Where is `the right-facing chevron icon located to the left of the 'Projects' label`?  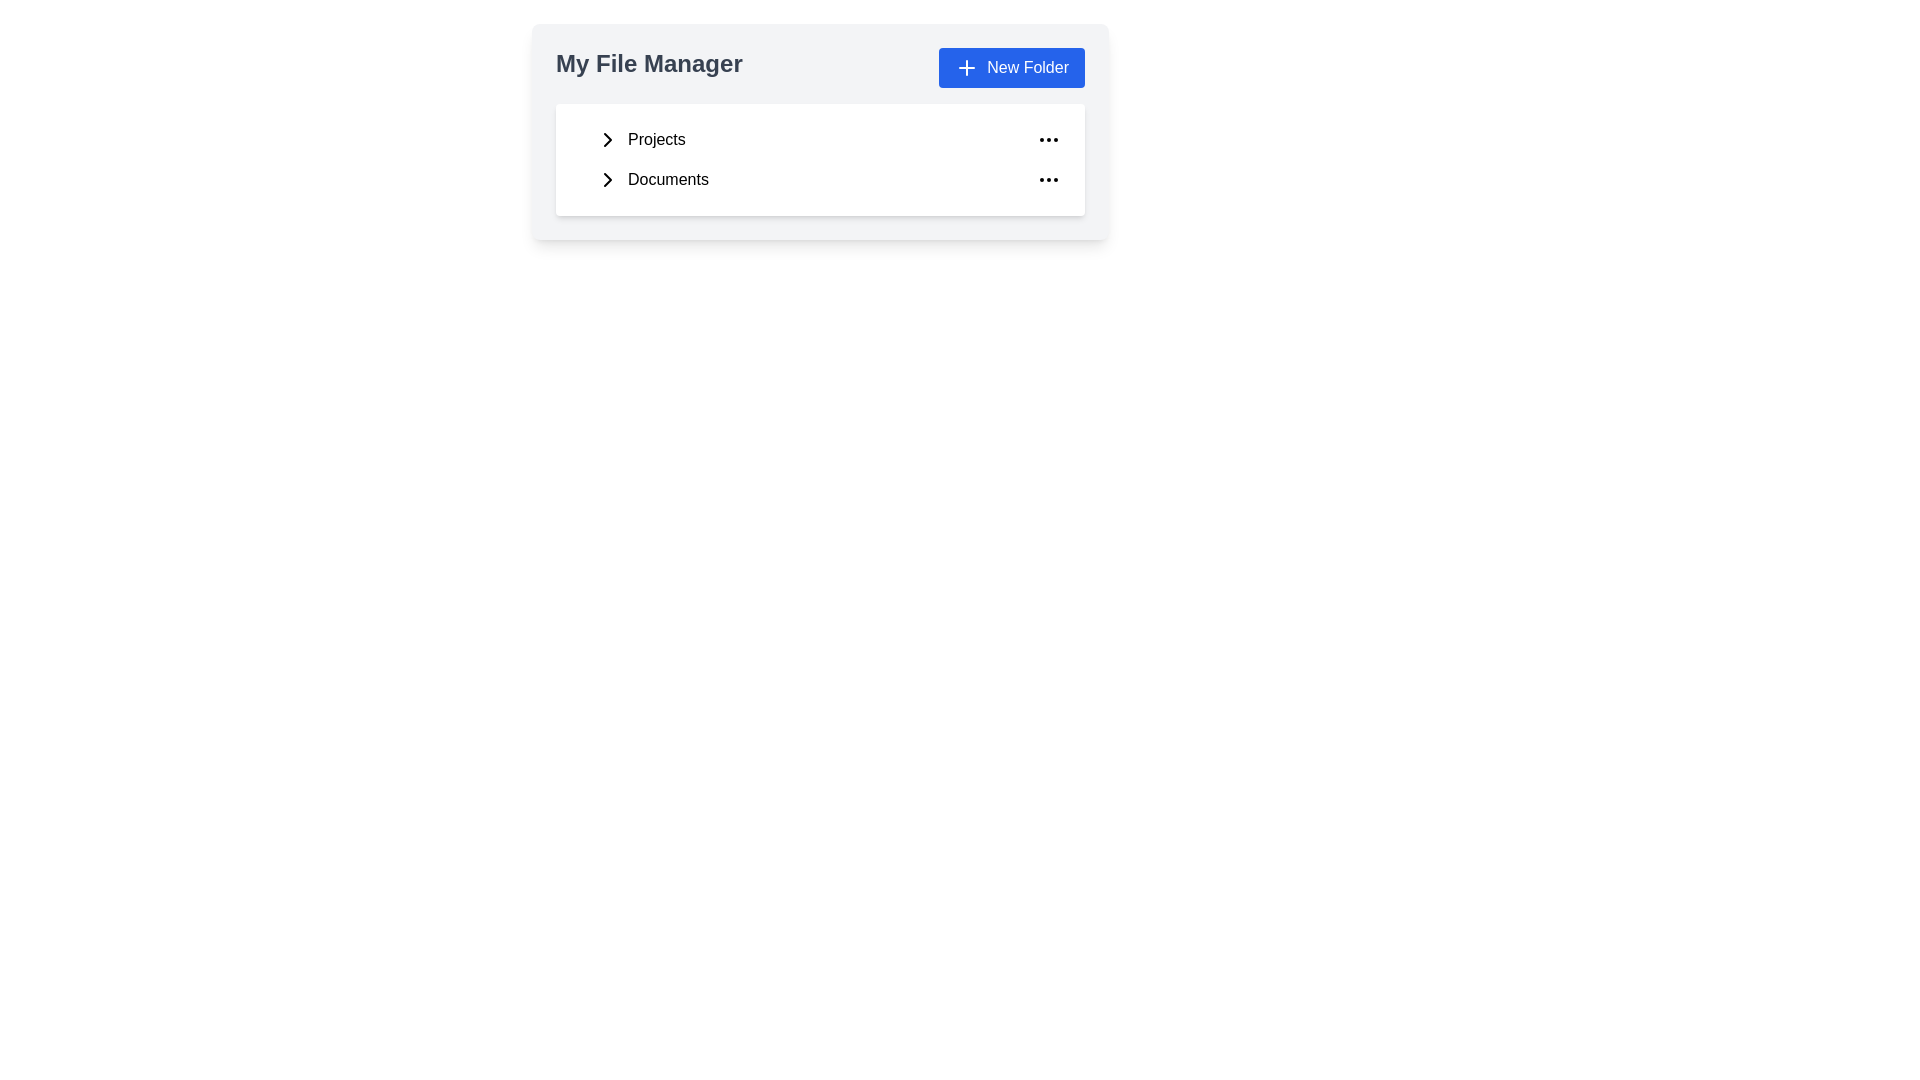
the right-facing chevron icon located to the left of the 'Projects' label is located at coordinates (607, 138).